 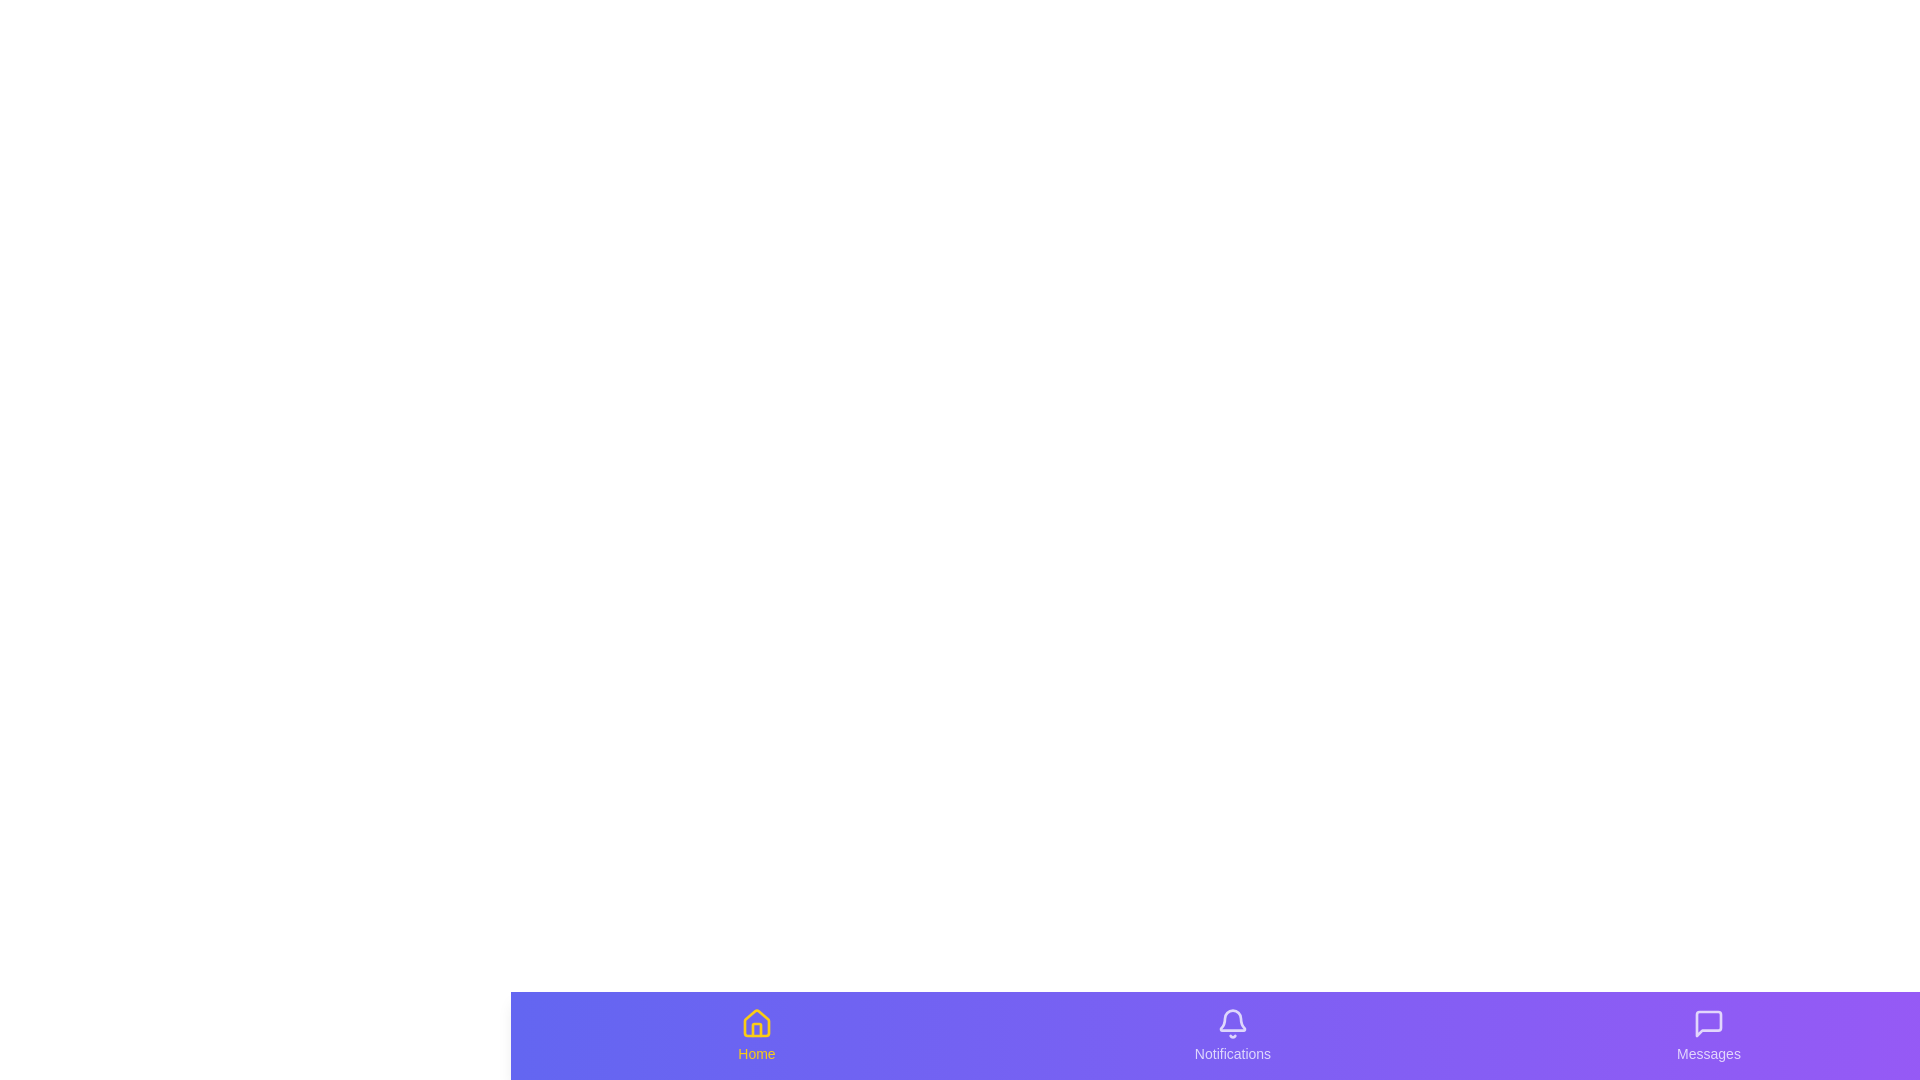 I want to click on the Messages icon to activate its functionality, so click(x=1707, y=1035).